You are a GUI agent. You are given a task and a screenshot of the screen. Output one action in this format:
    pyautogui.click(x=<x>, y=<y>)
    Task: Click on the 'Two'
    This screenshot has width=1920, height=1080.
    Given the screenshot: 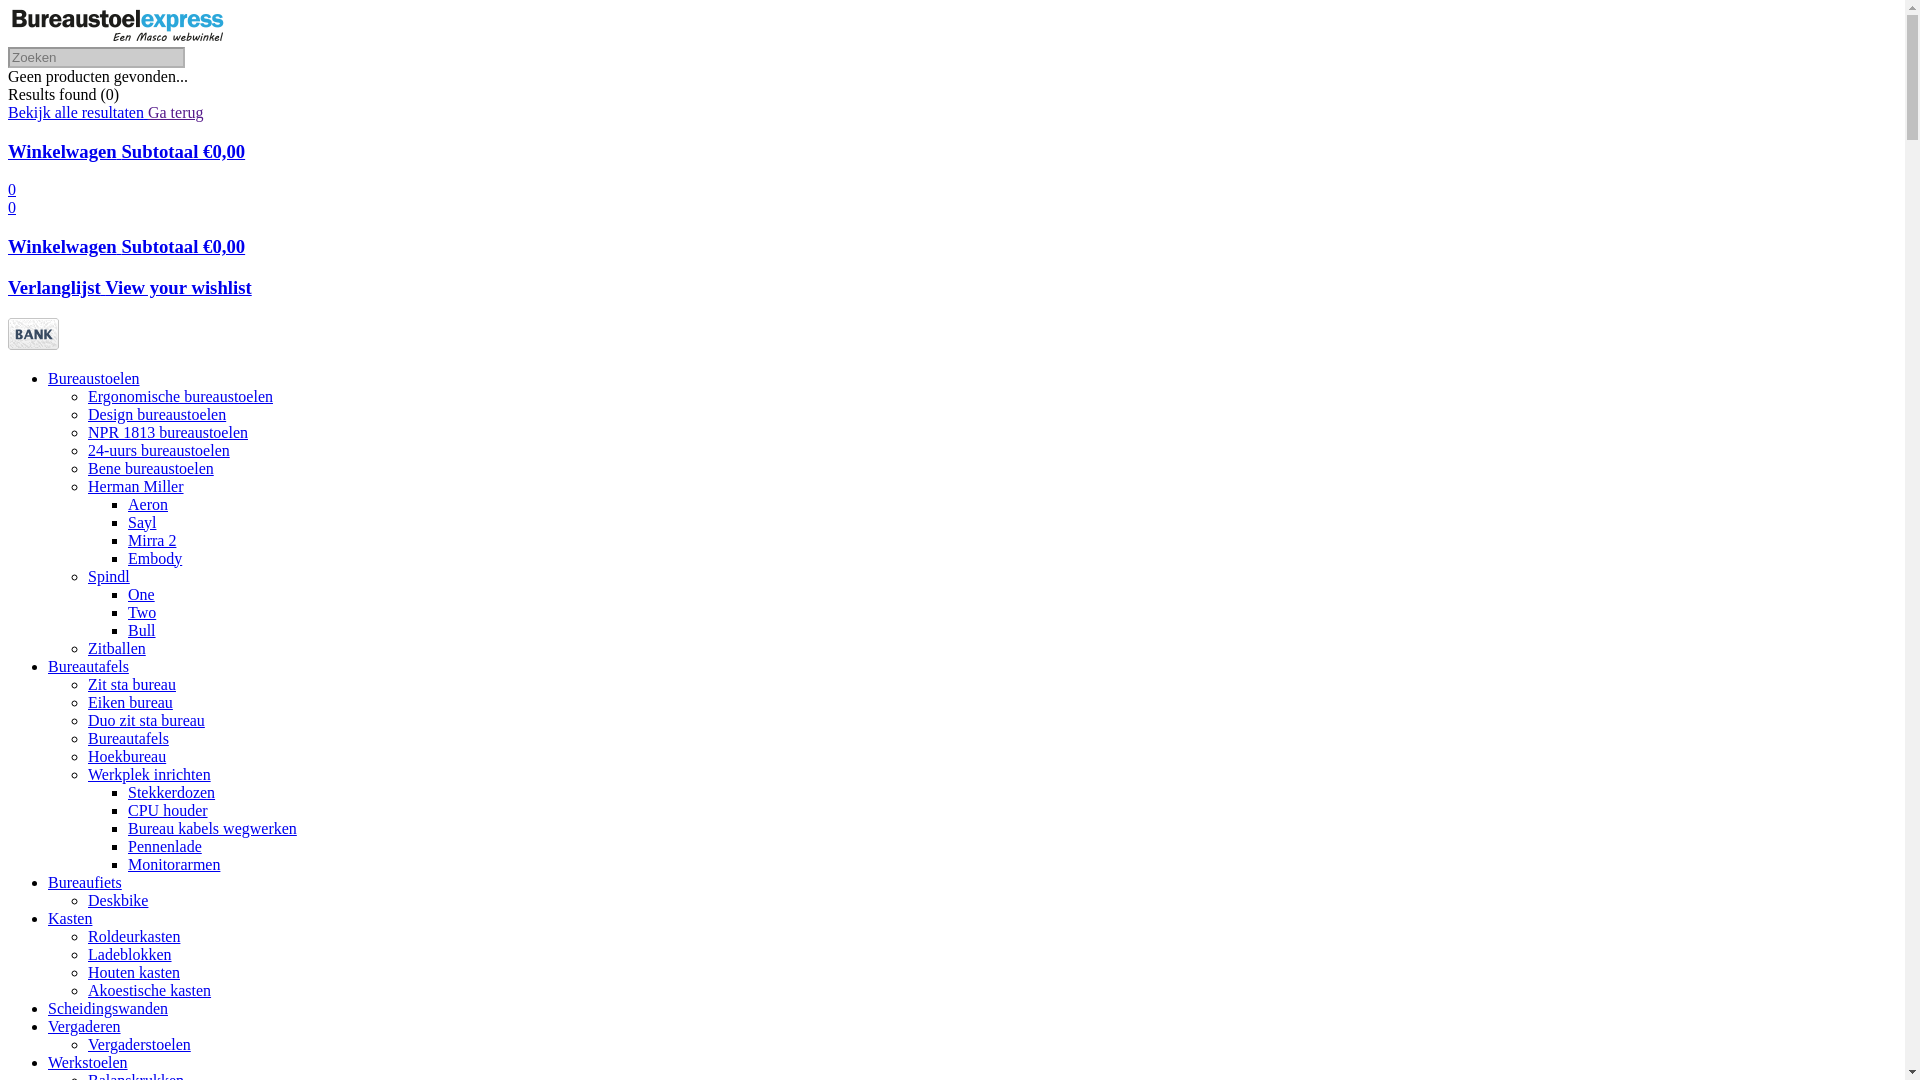 What is the action you would take?
    pyautogui.click(x=141, y=611)
    